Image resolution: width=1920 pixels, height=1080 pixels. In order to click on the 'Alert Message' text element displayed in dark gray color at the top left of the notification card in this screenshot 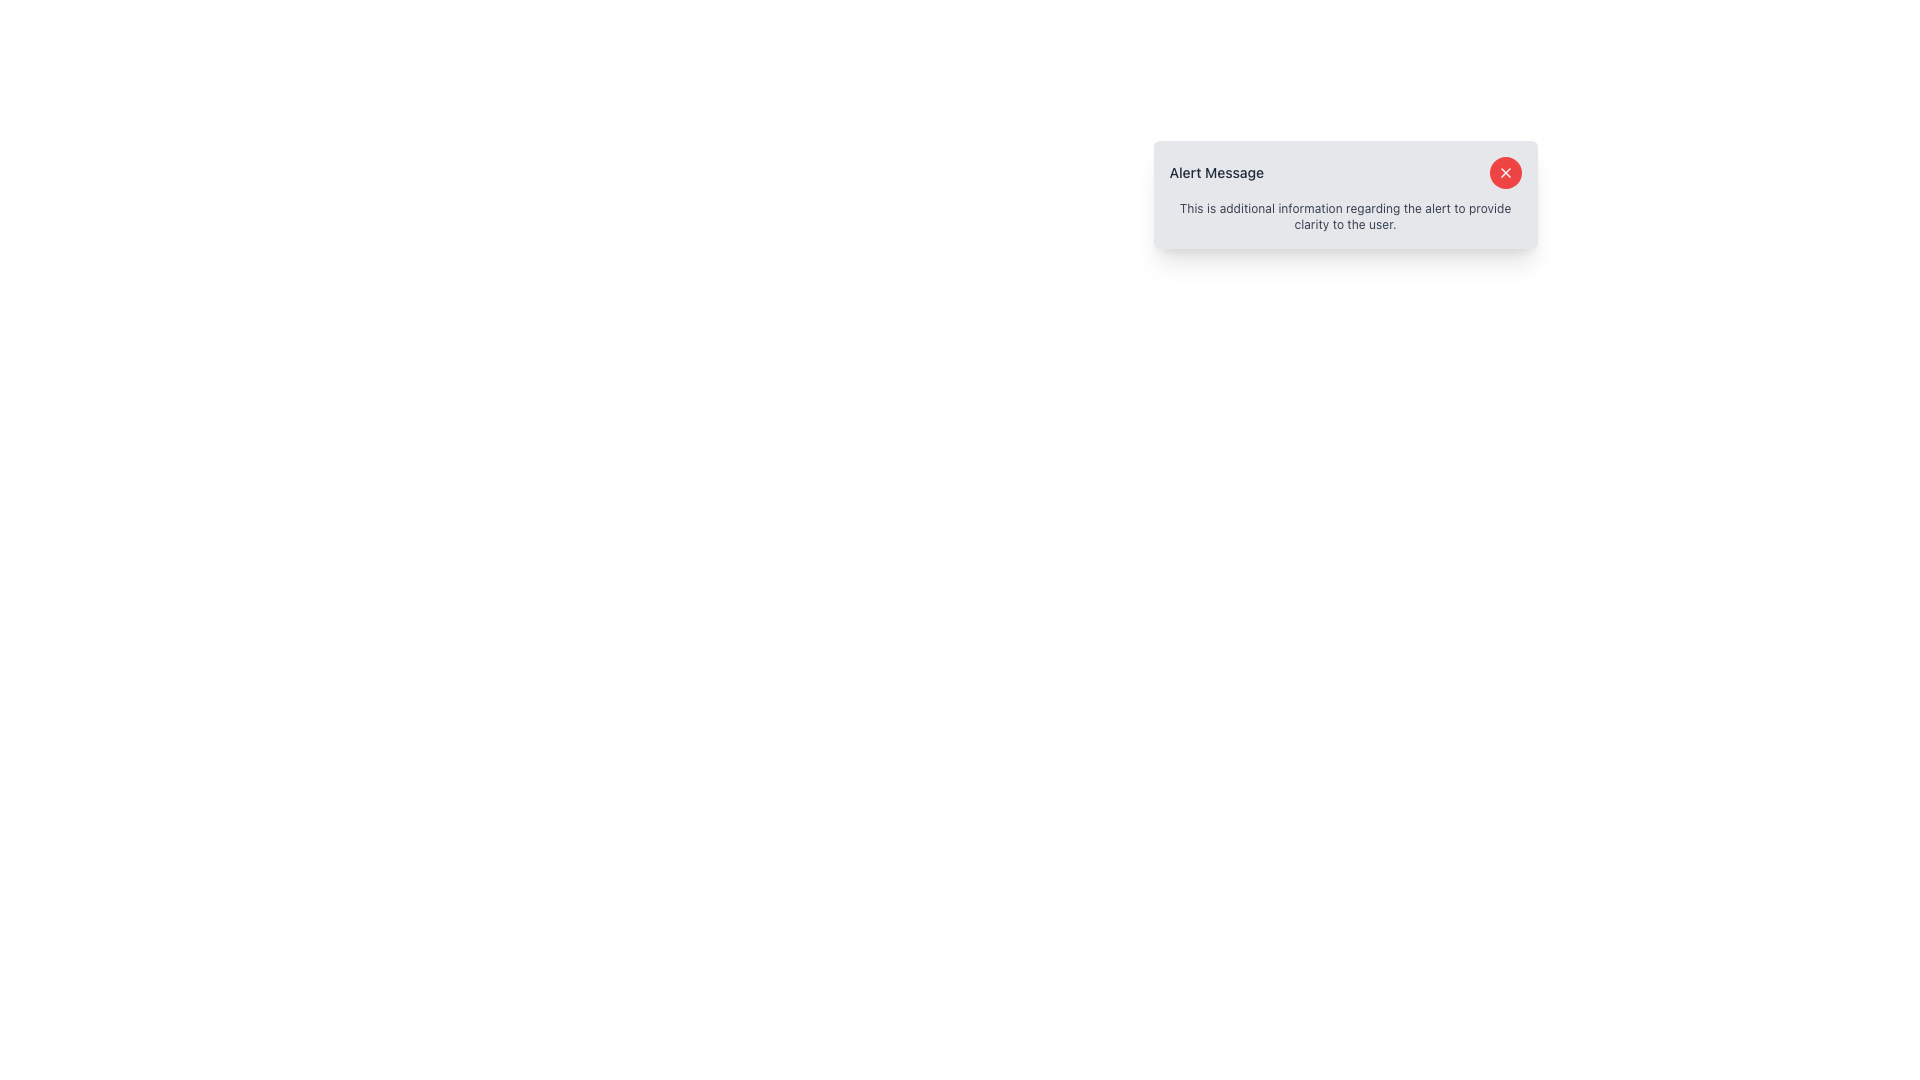, I will do `click(1215, 172)`.